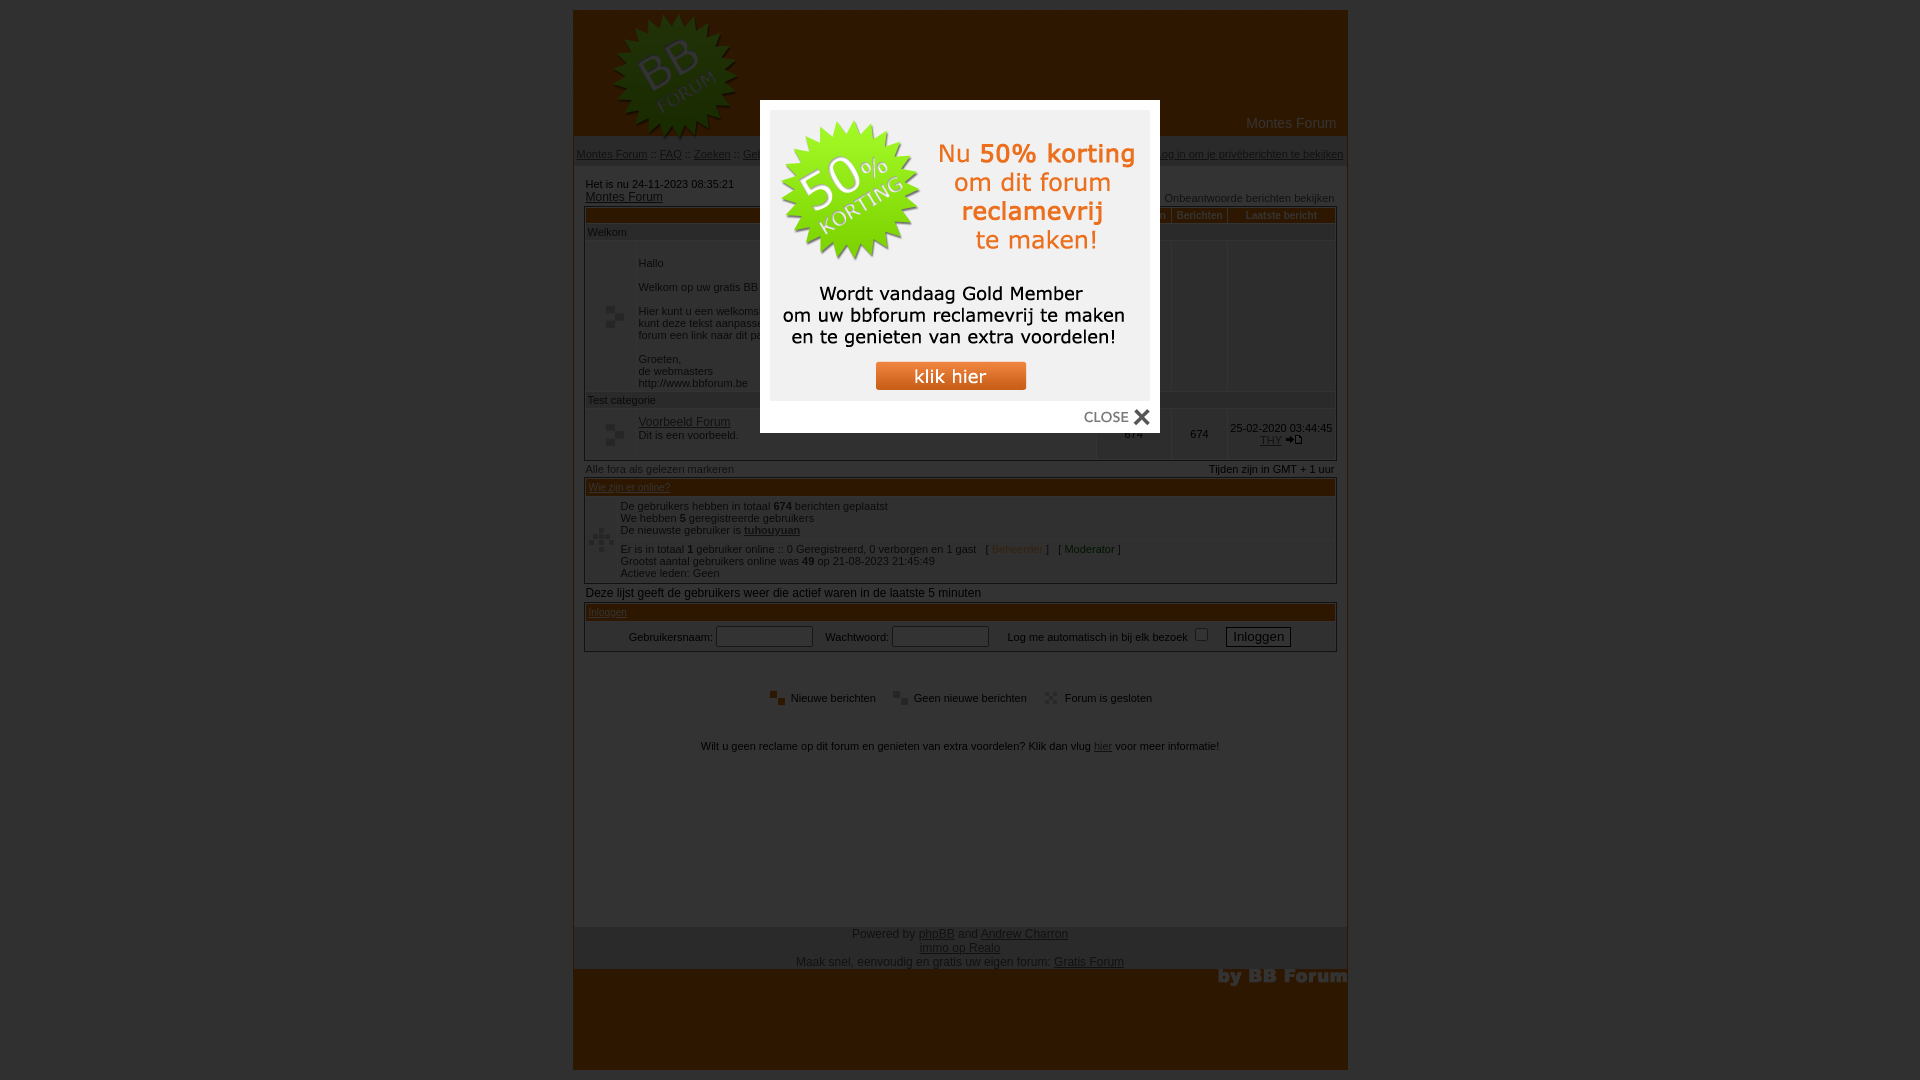  I want to click on 'Montes Forum', so click(611, 153).